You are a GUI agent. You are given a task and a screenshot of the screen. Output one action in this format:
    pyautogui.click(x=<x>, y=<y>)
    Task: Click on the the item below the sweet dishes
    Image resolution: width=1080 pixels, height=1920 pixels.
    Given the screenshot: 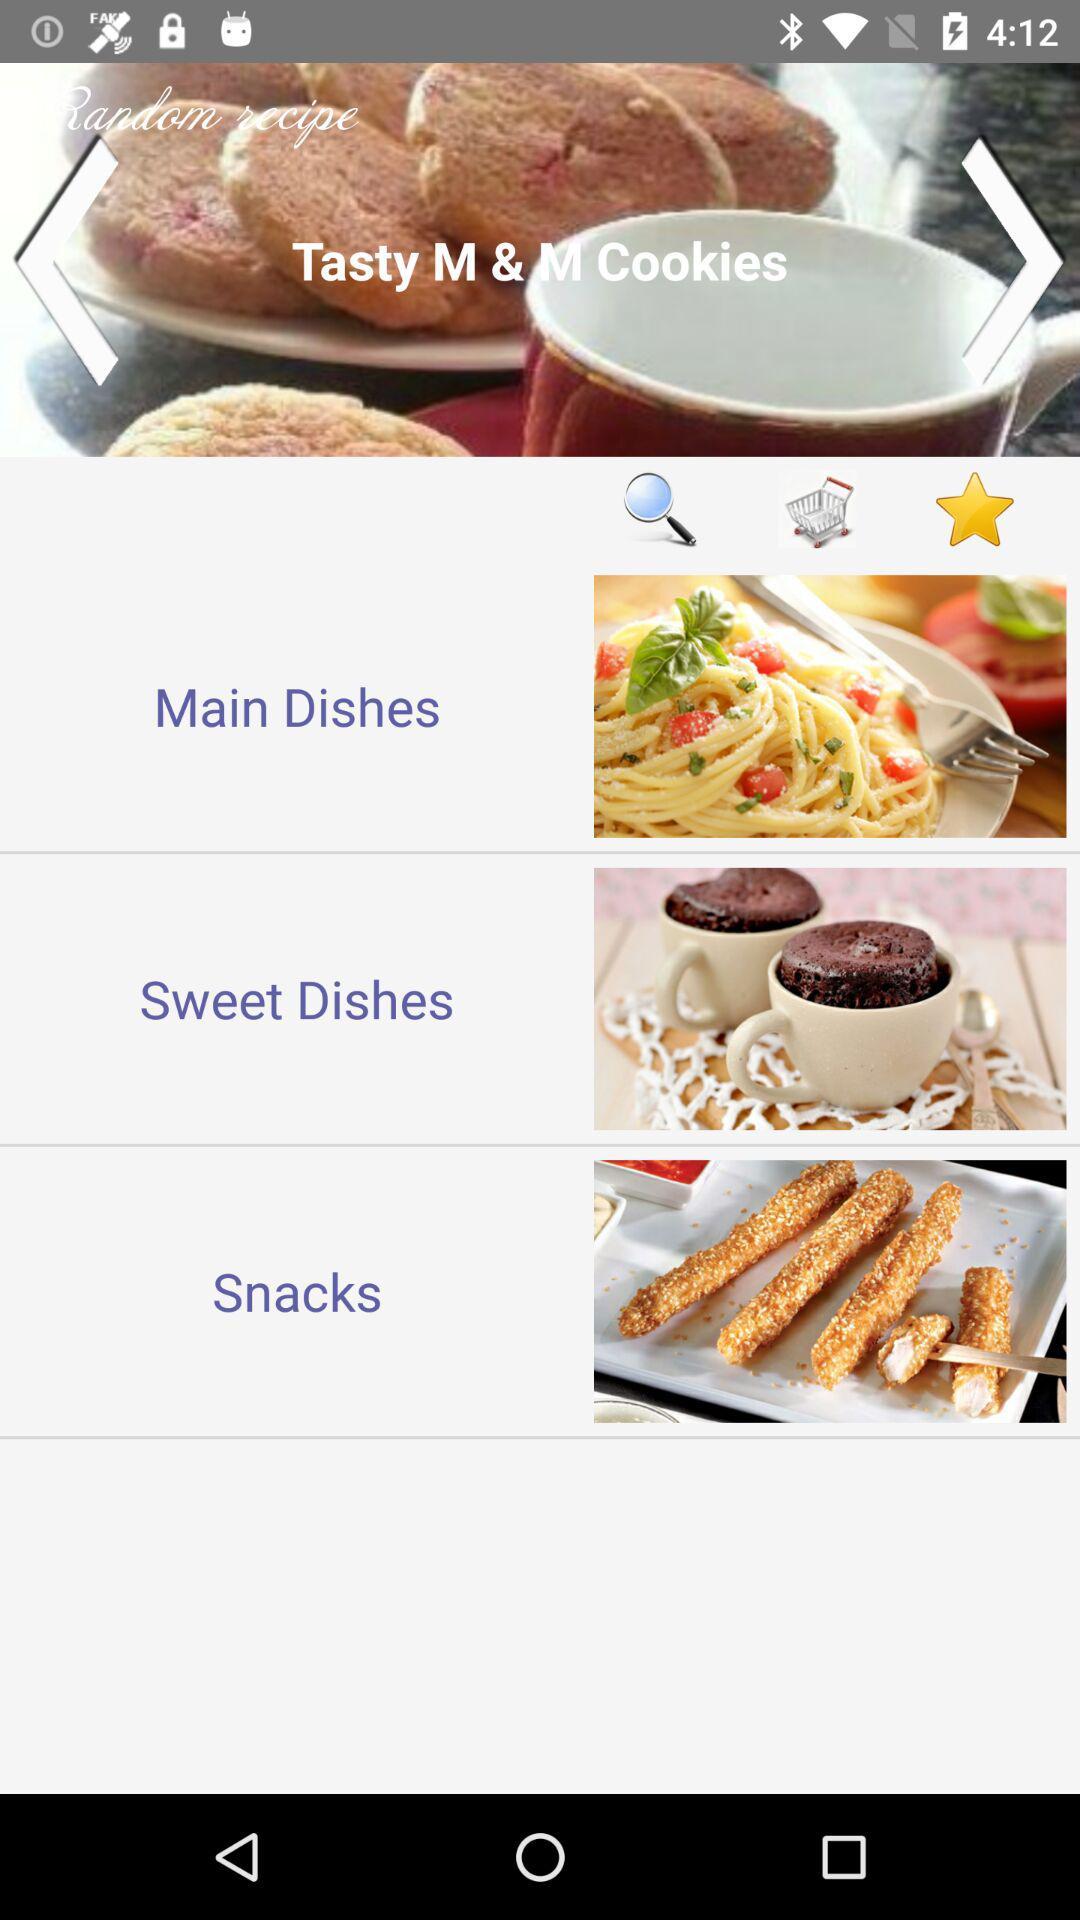 What is the action you would take?
    pyautogui.click(x=297, y=1291)
    